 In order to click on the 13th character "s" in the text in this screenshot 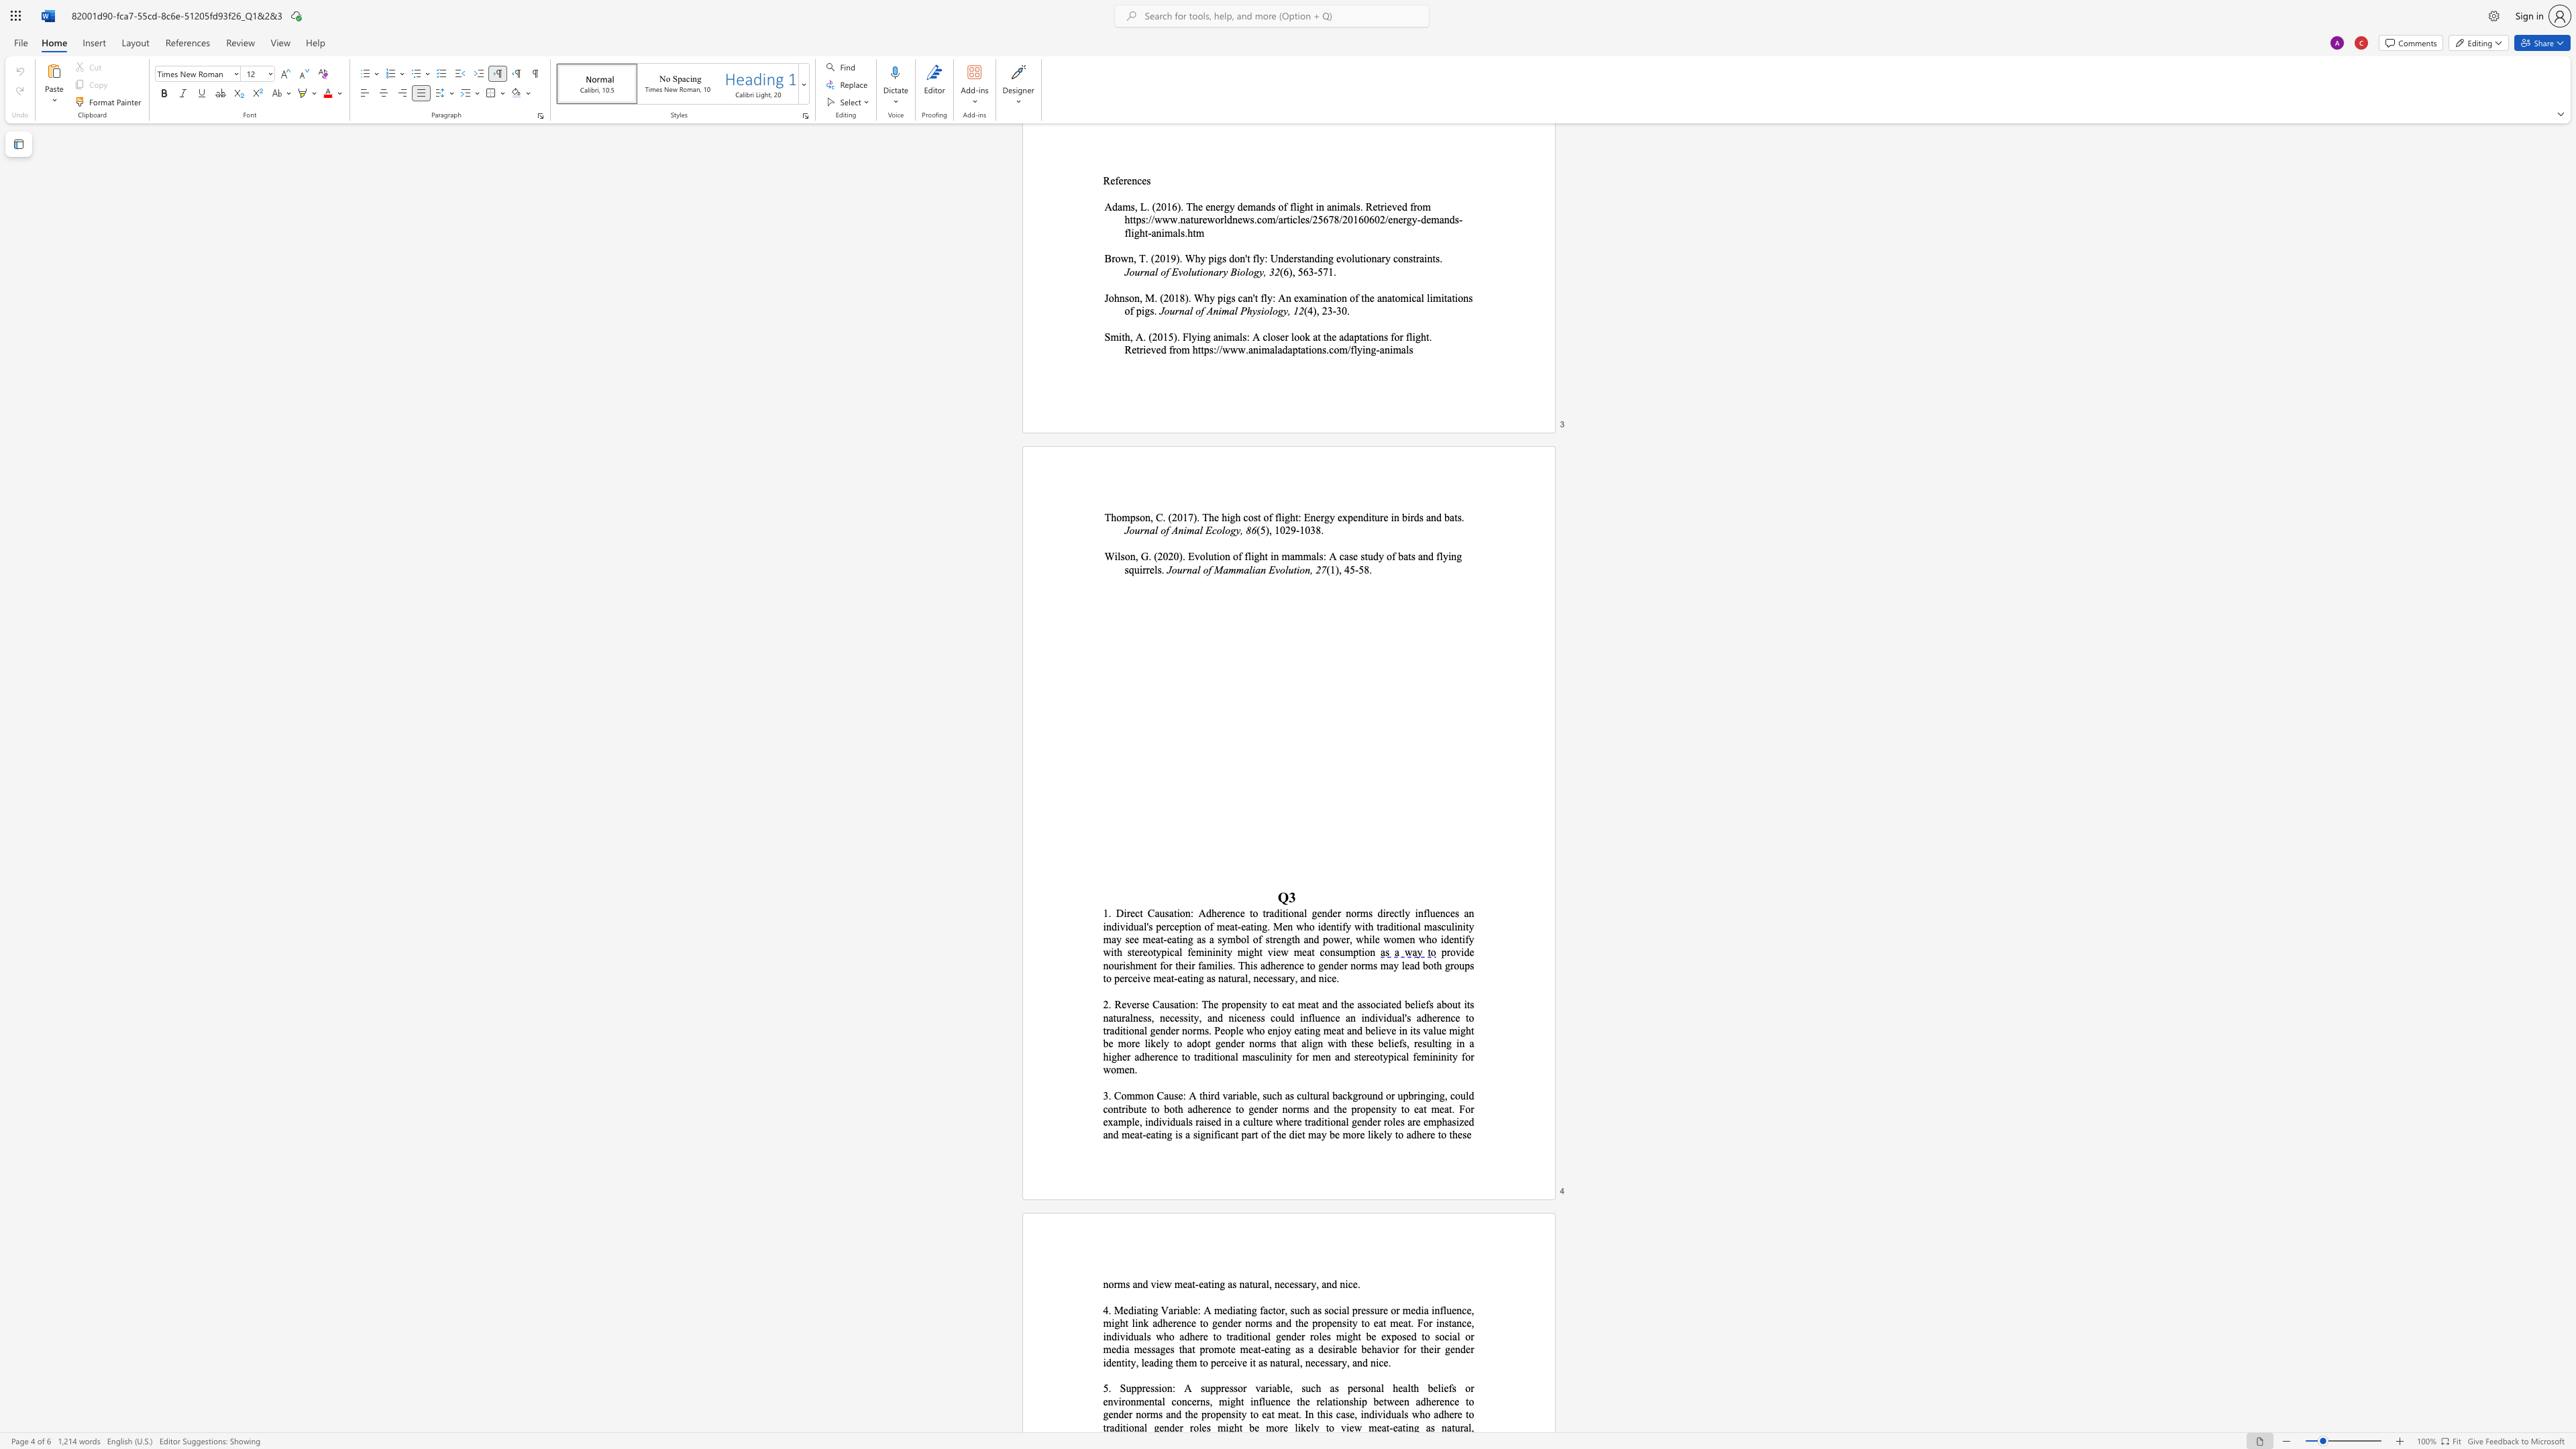, I will do `click(1261, 1017)`.